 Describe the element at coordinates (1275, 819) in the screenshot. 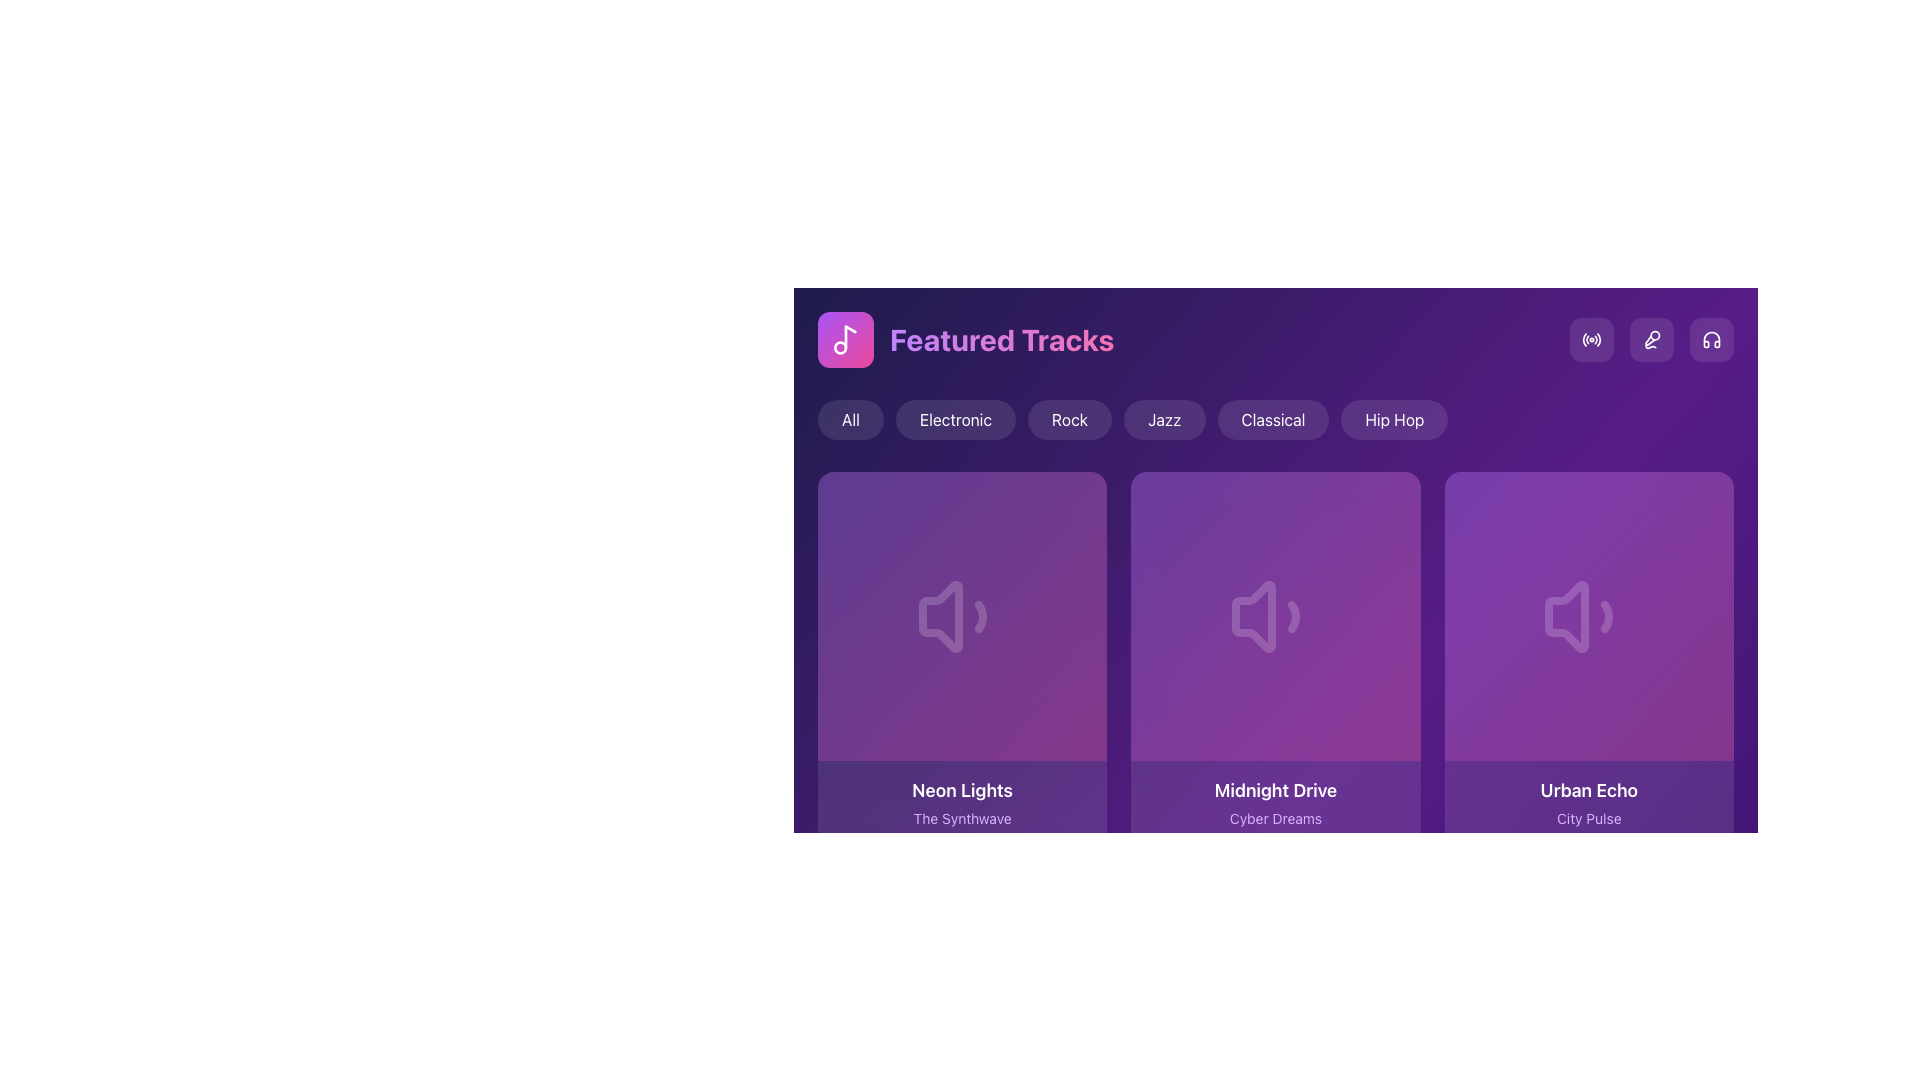

I see `the text element displaying 'Cyber Dreams' in light purple, located under 'Midnight Drive' in the middle column of a three-column layout` at that location.